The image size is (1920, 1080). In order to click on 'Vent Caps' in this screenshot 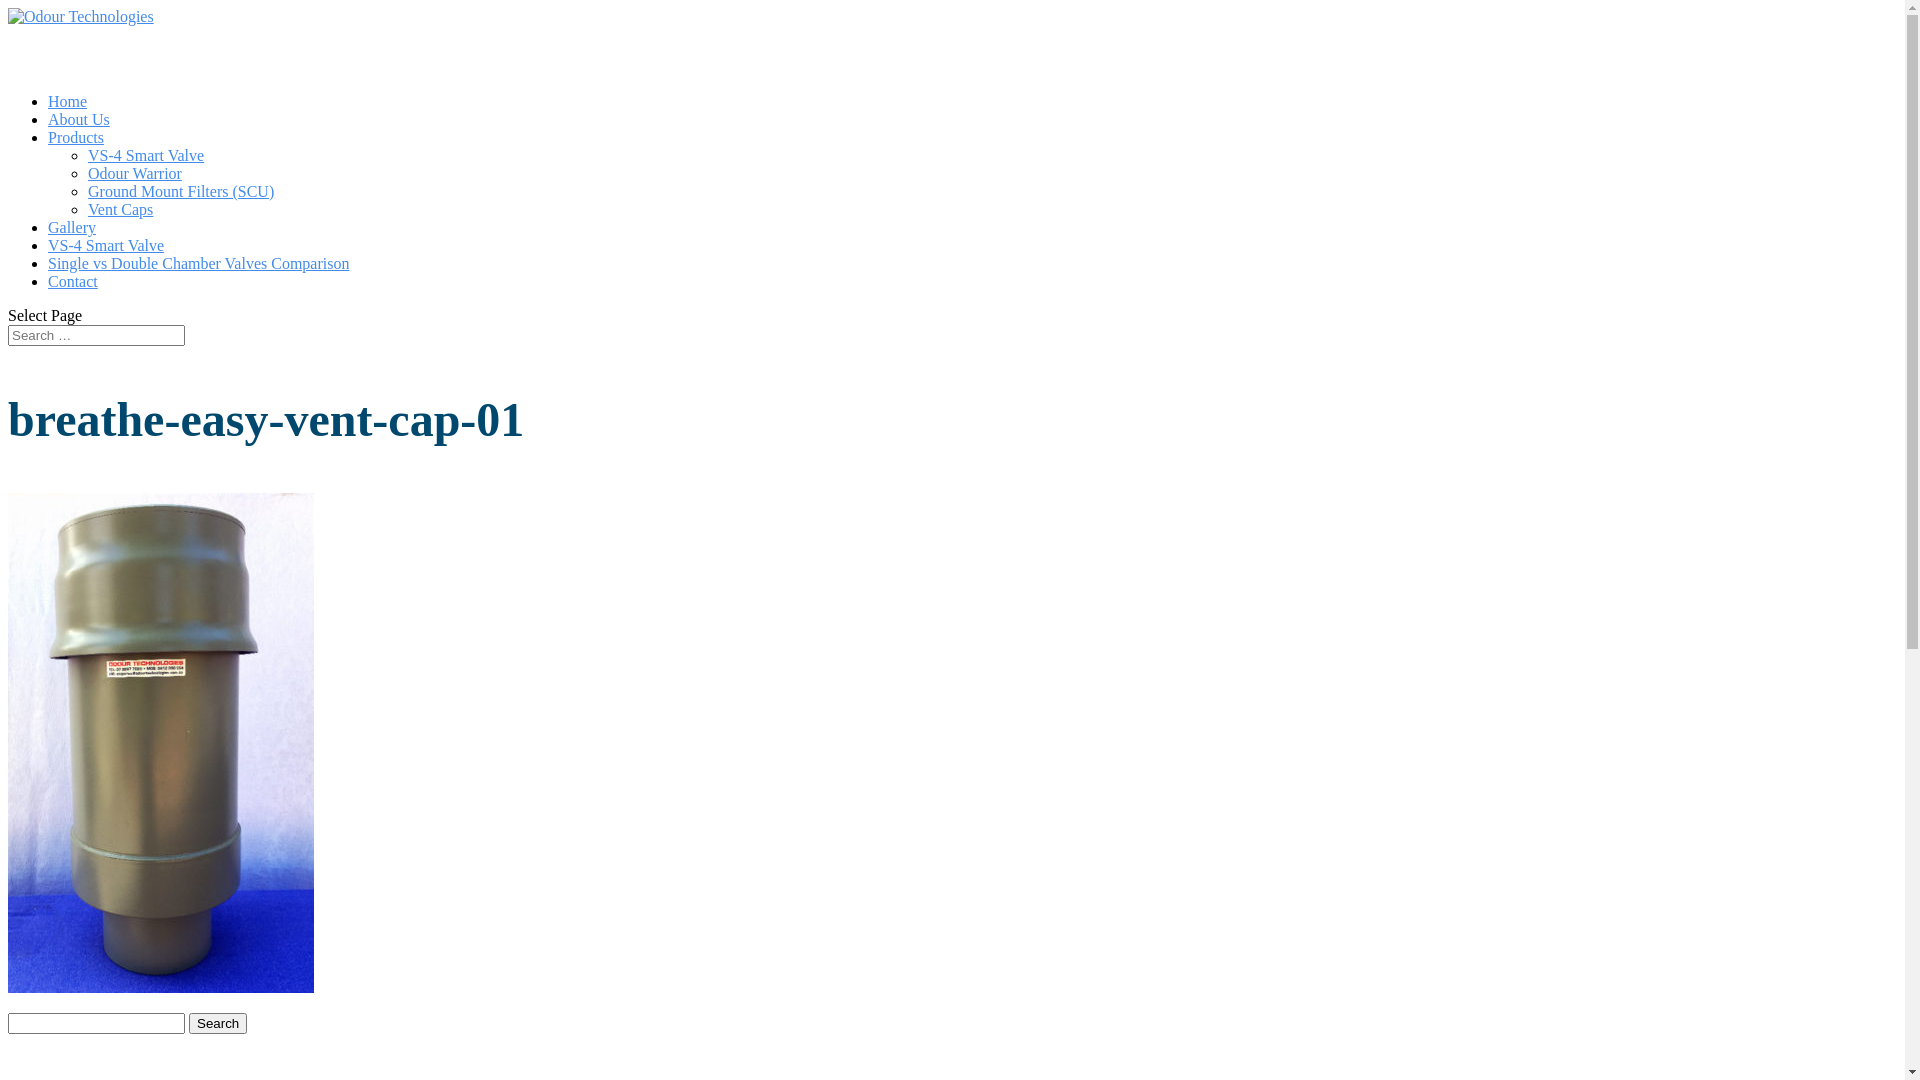, I will do `click(119, 209)`.